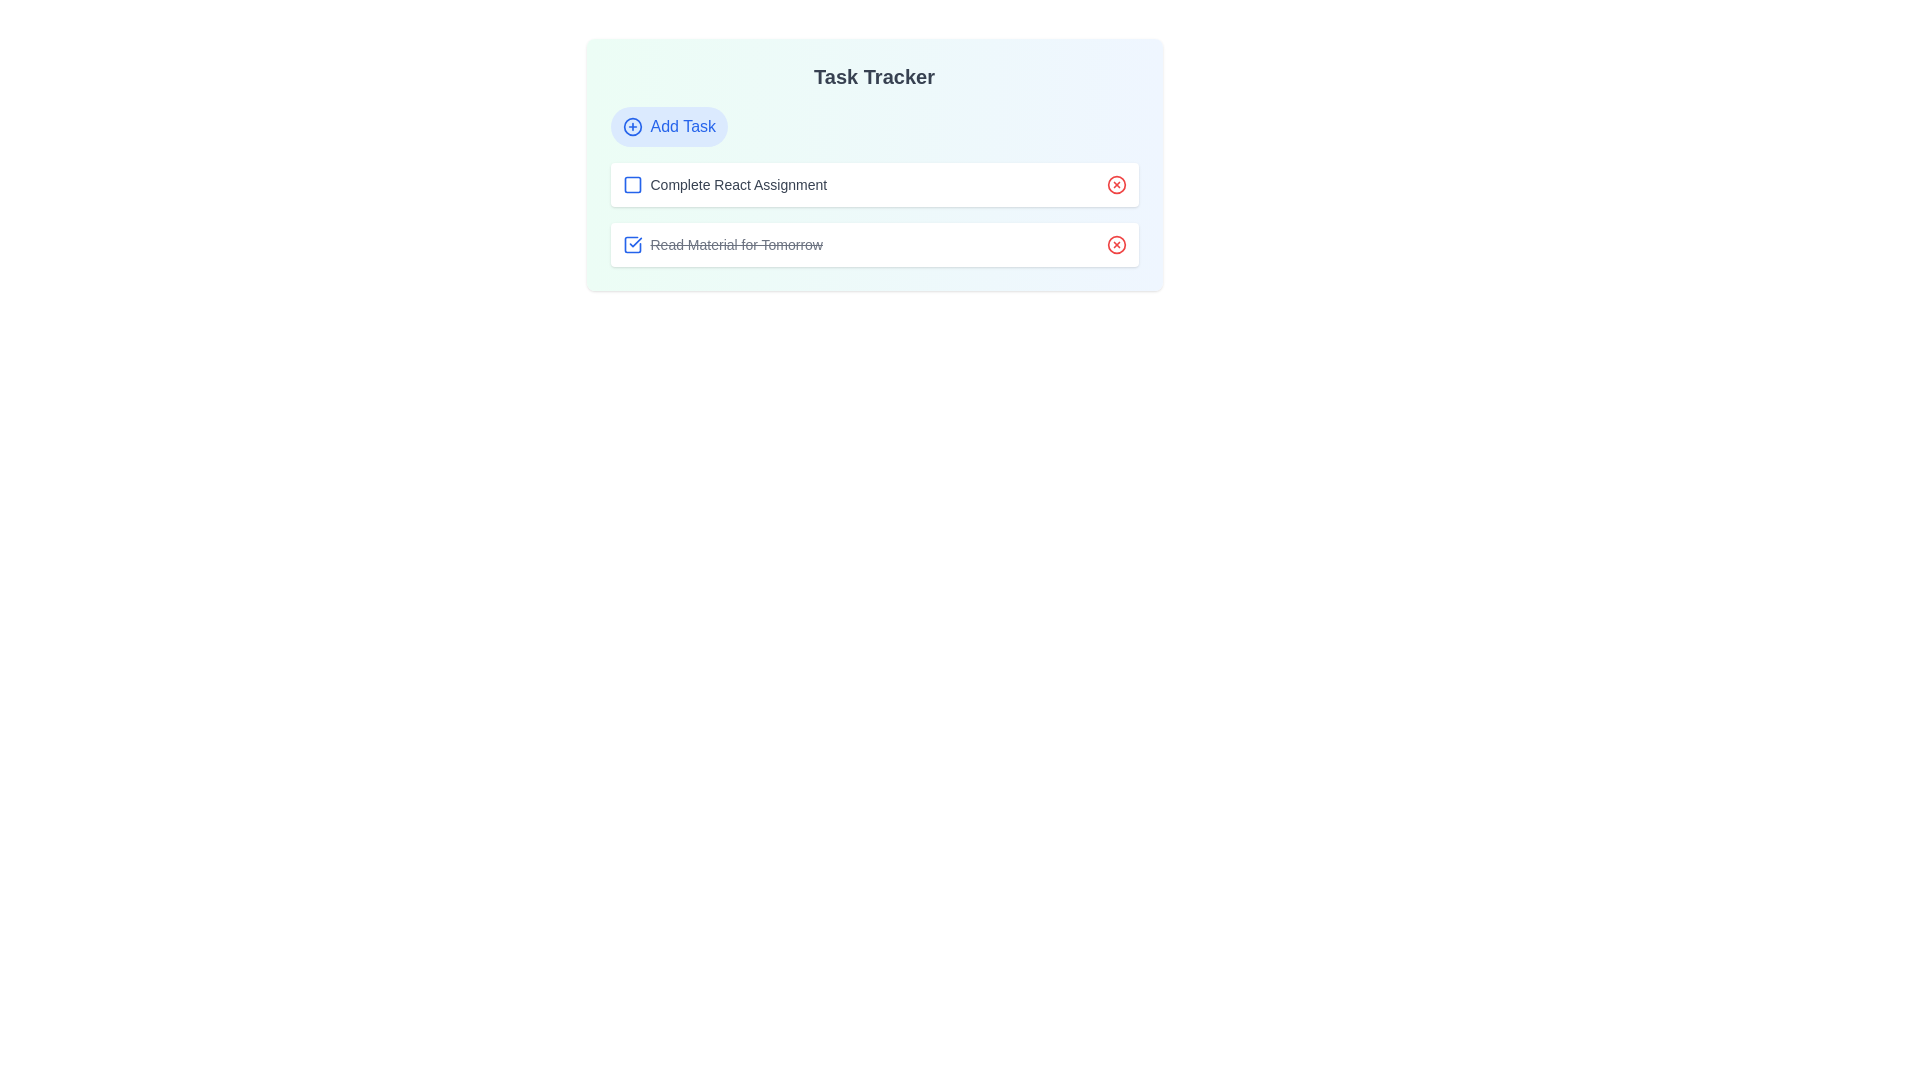 This screenshot has height=1080, width=1920. I want to click on the delete button of the task with description 'Complete React Assignment', so click(1115, 185).